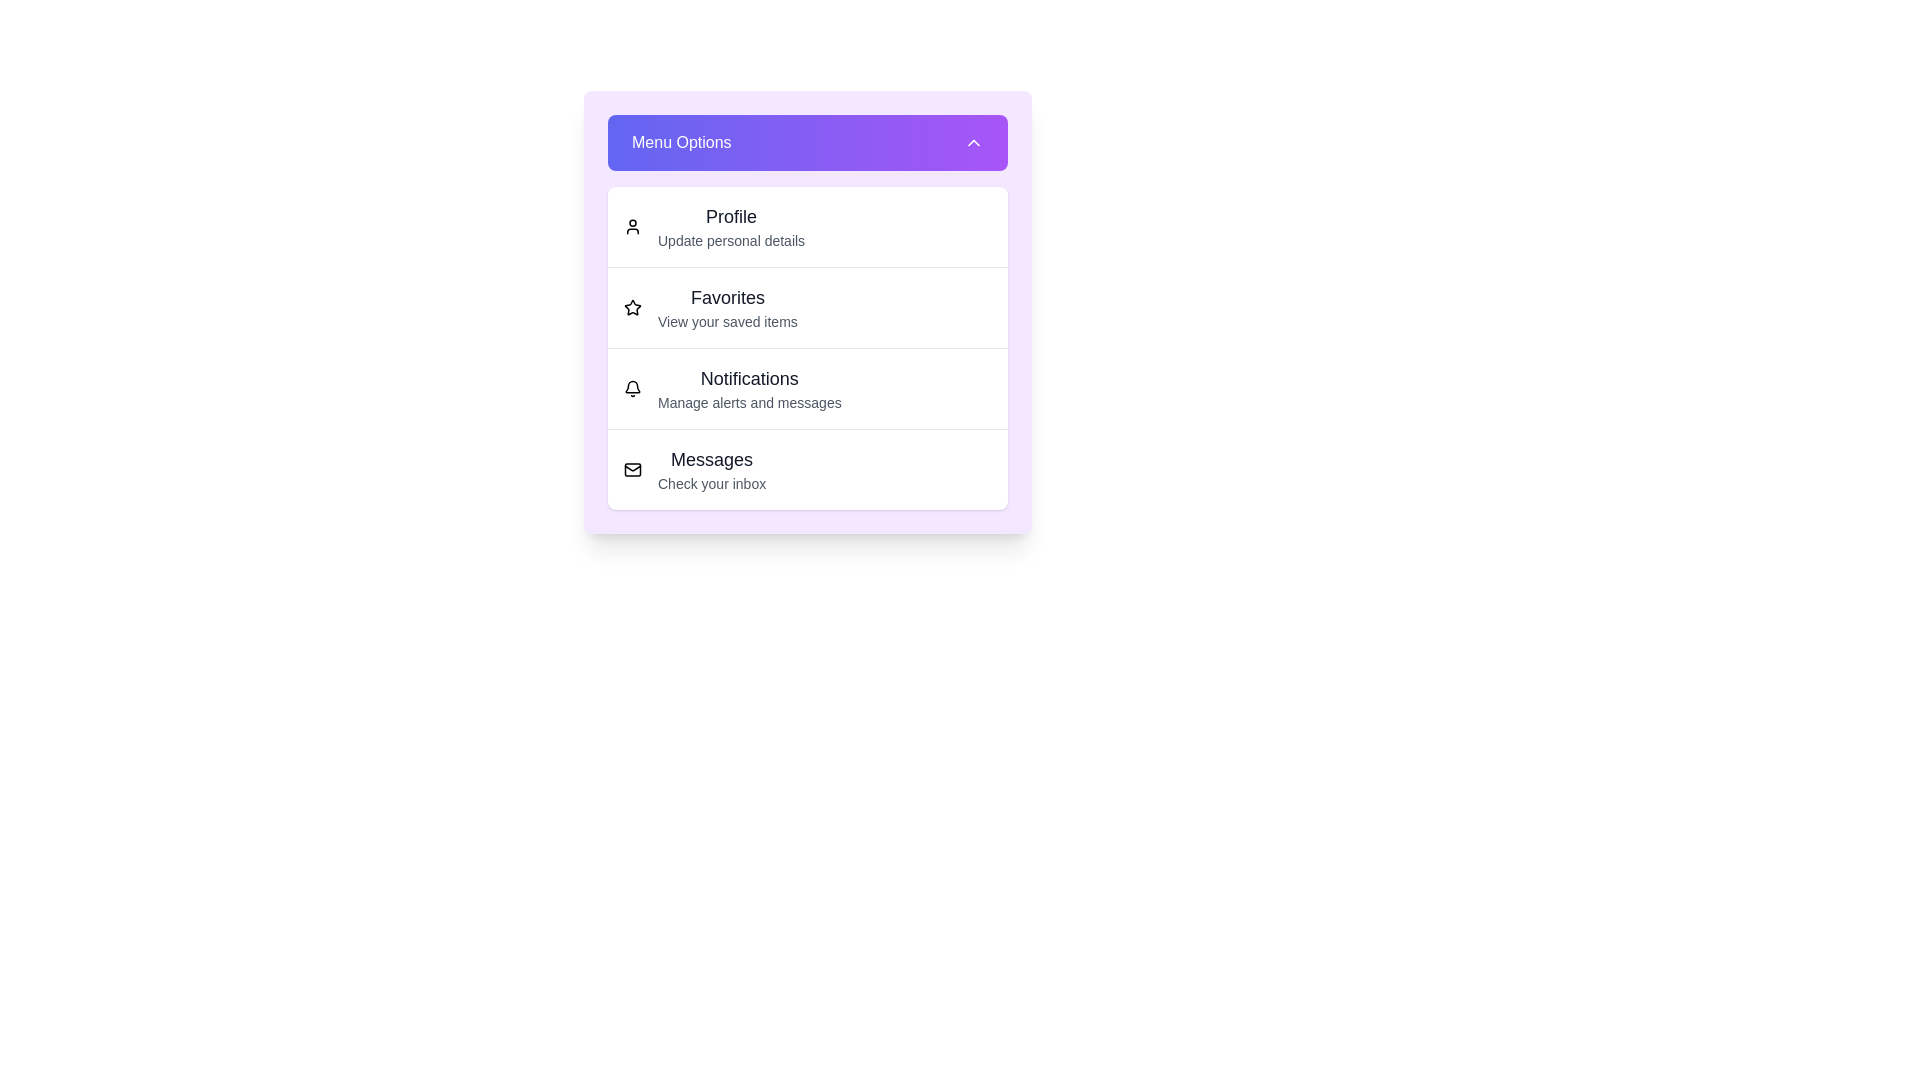  Describe the element at coordinates (807, 469) in the screenshot. I see `the menu option Messages from the list` at that location.